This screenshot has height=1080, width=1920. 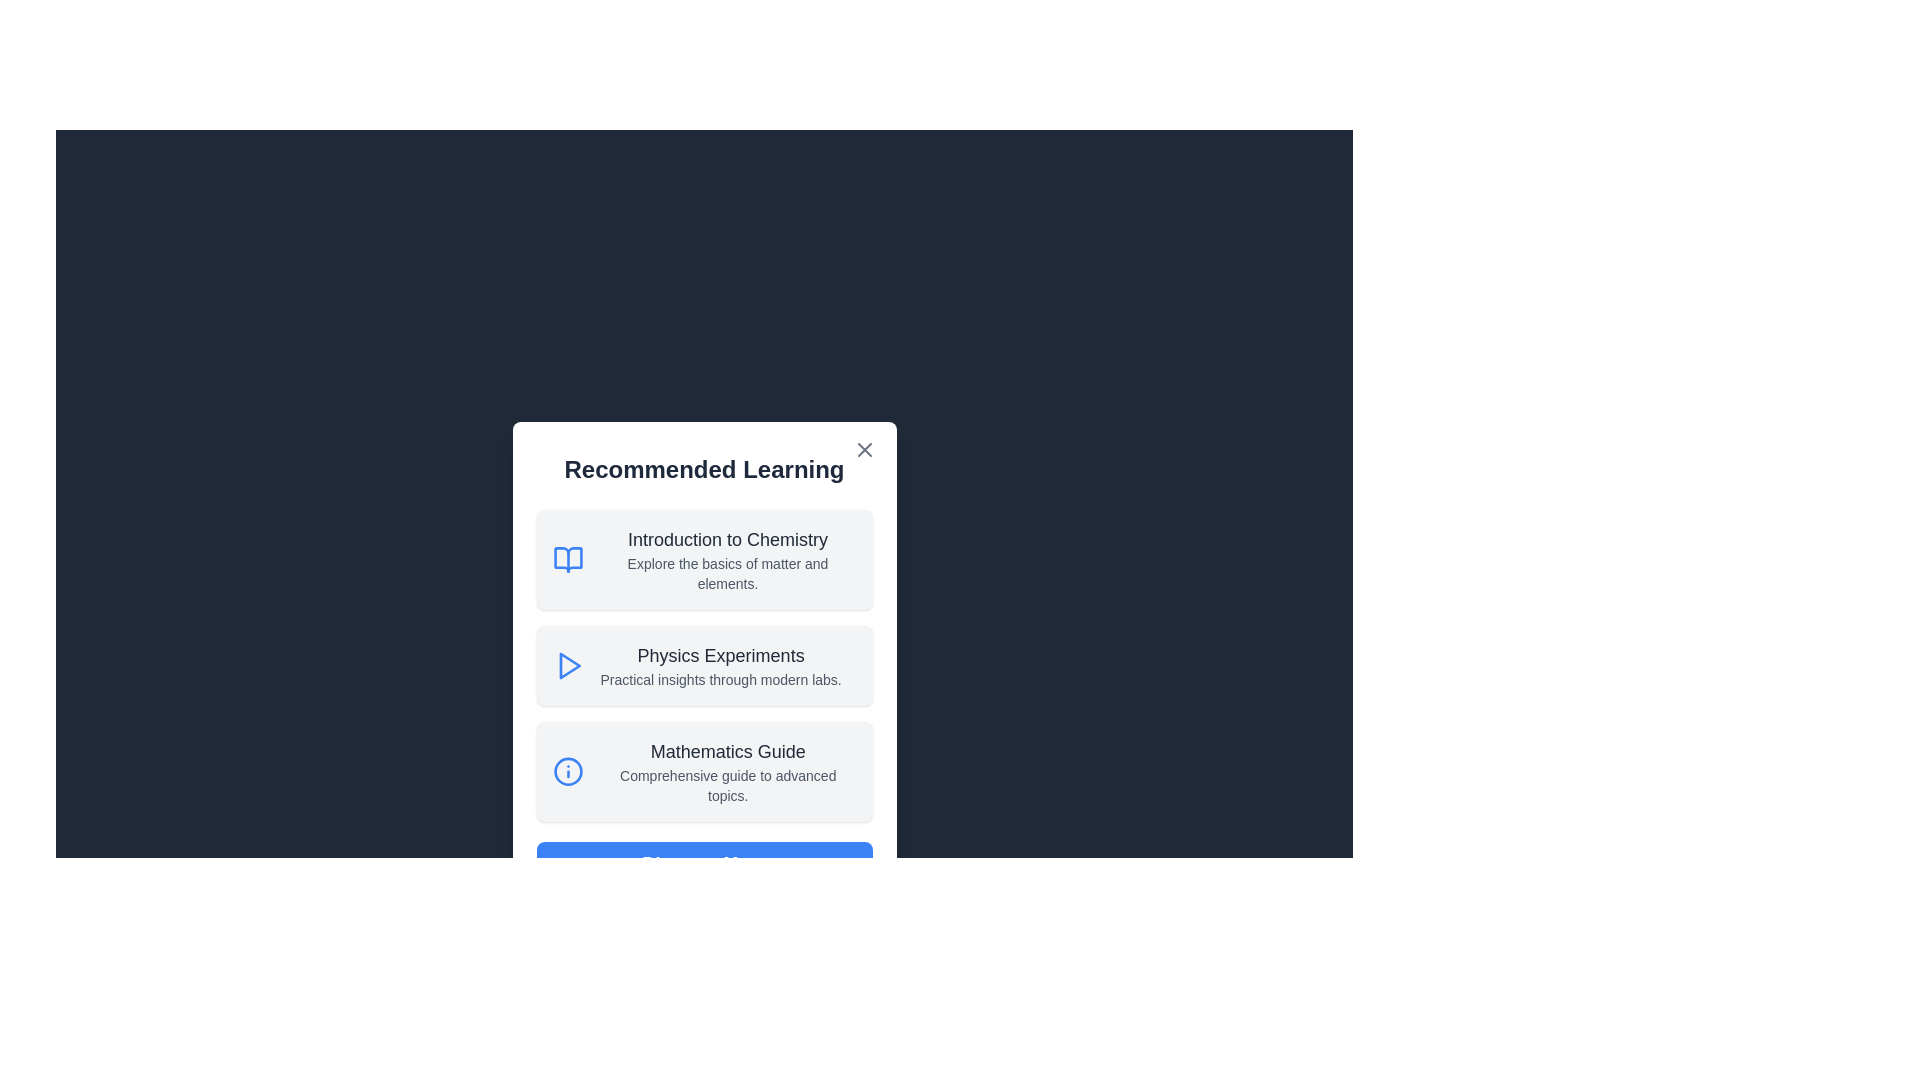 I want to click on the play button located, so click(x=567, y=666).